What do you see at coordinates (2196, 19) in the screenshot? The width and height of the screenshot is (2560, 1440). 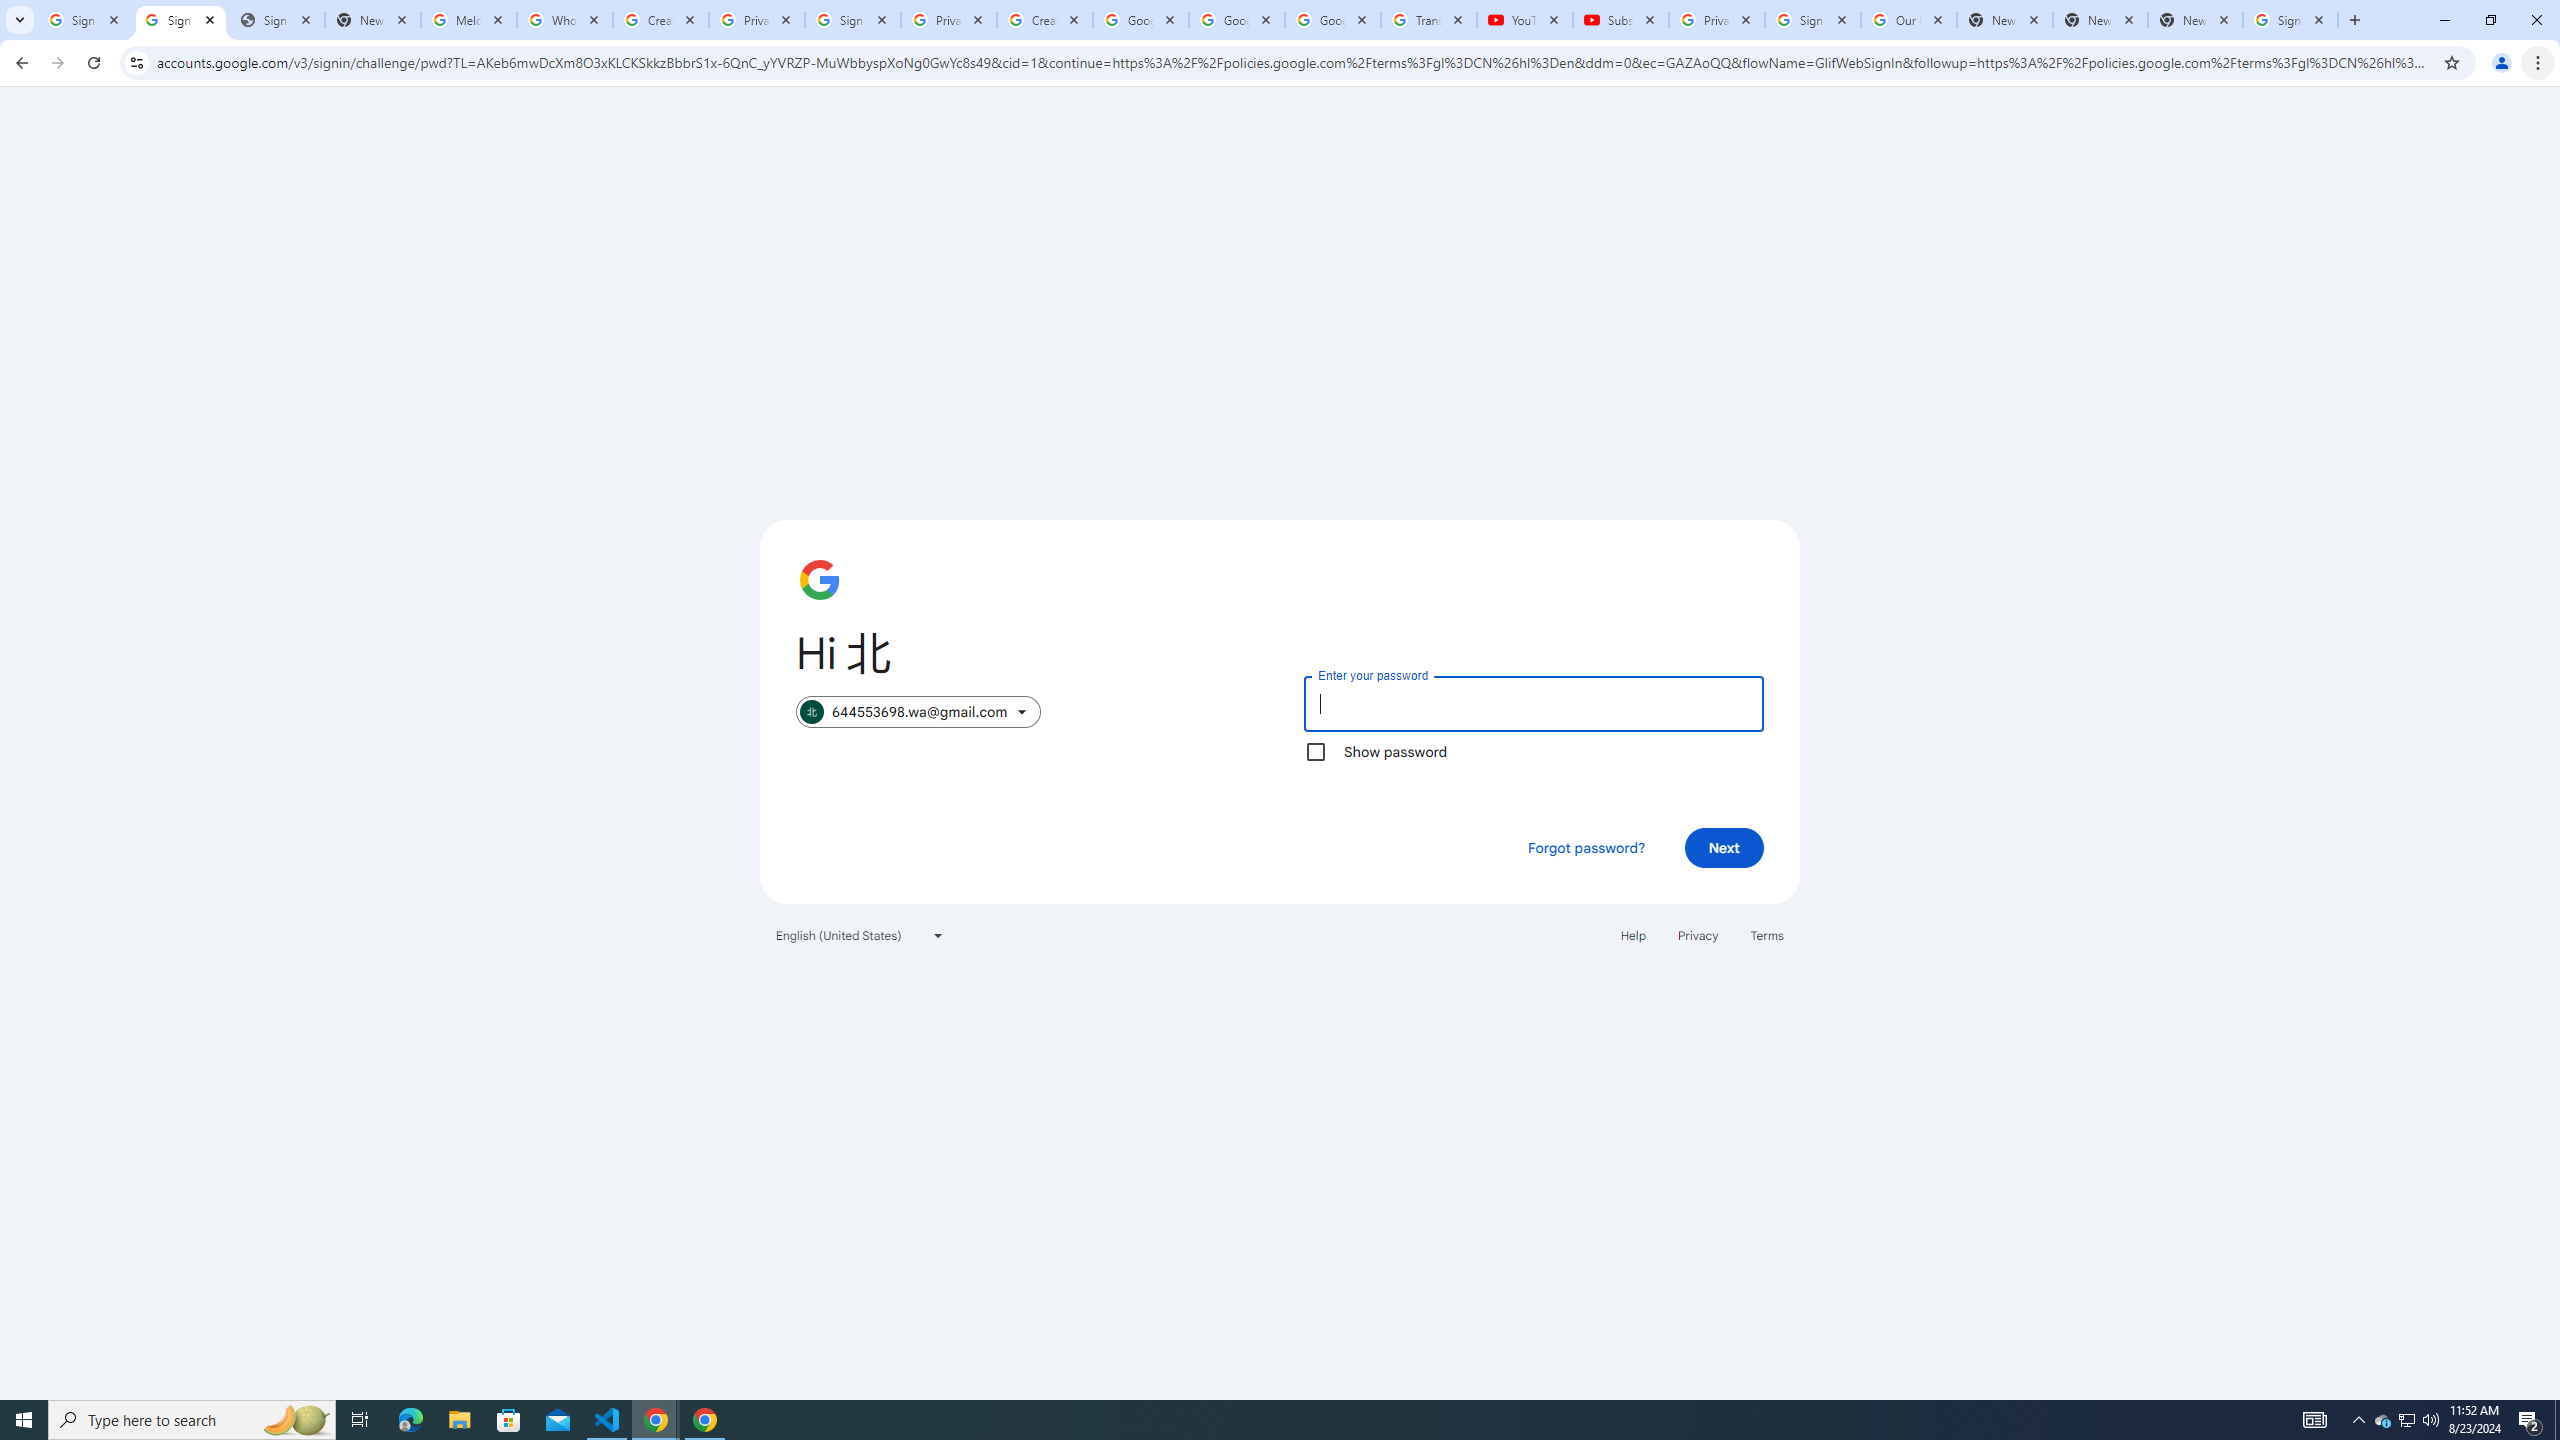 I see `'New Tab'` at bounding box center [2196, 19].